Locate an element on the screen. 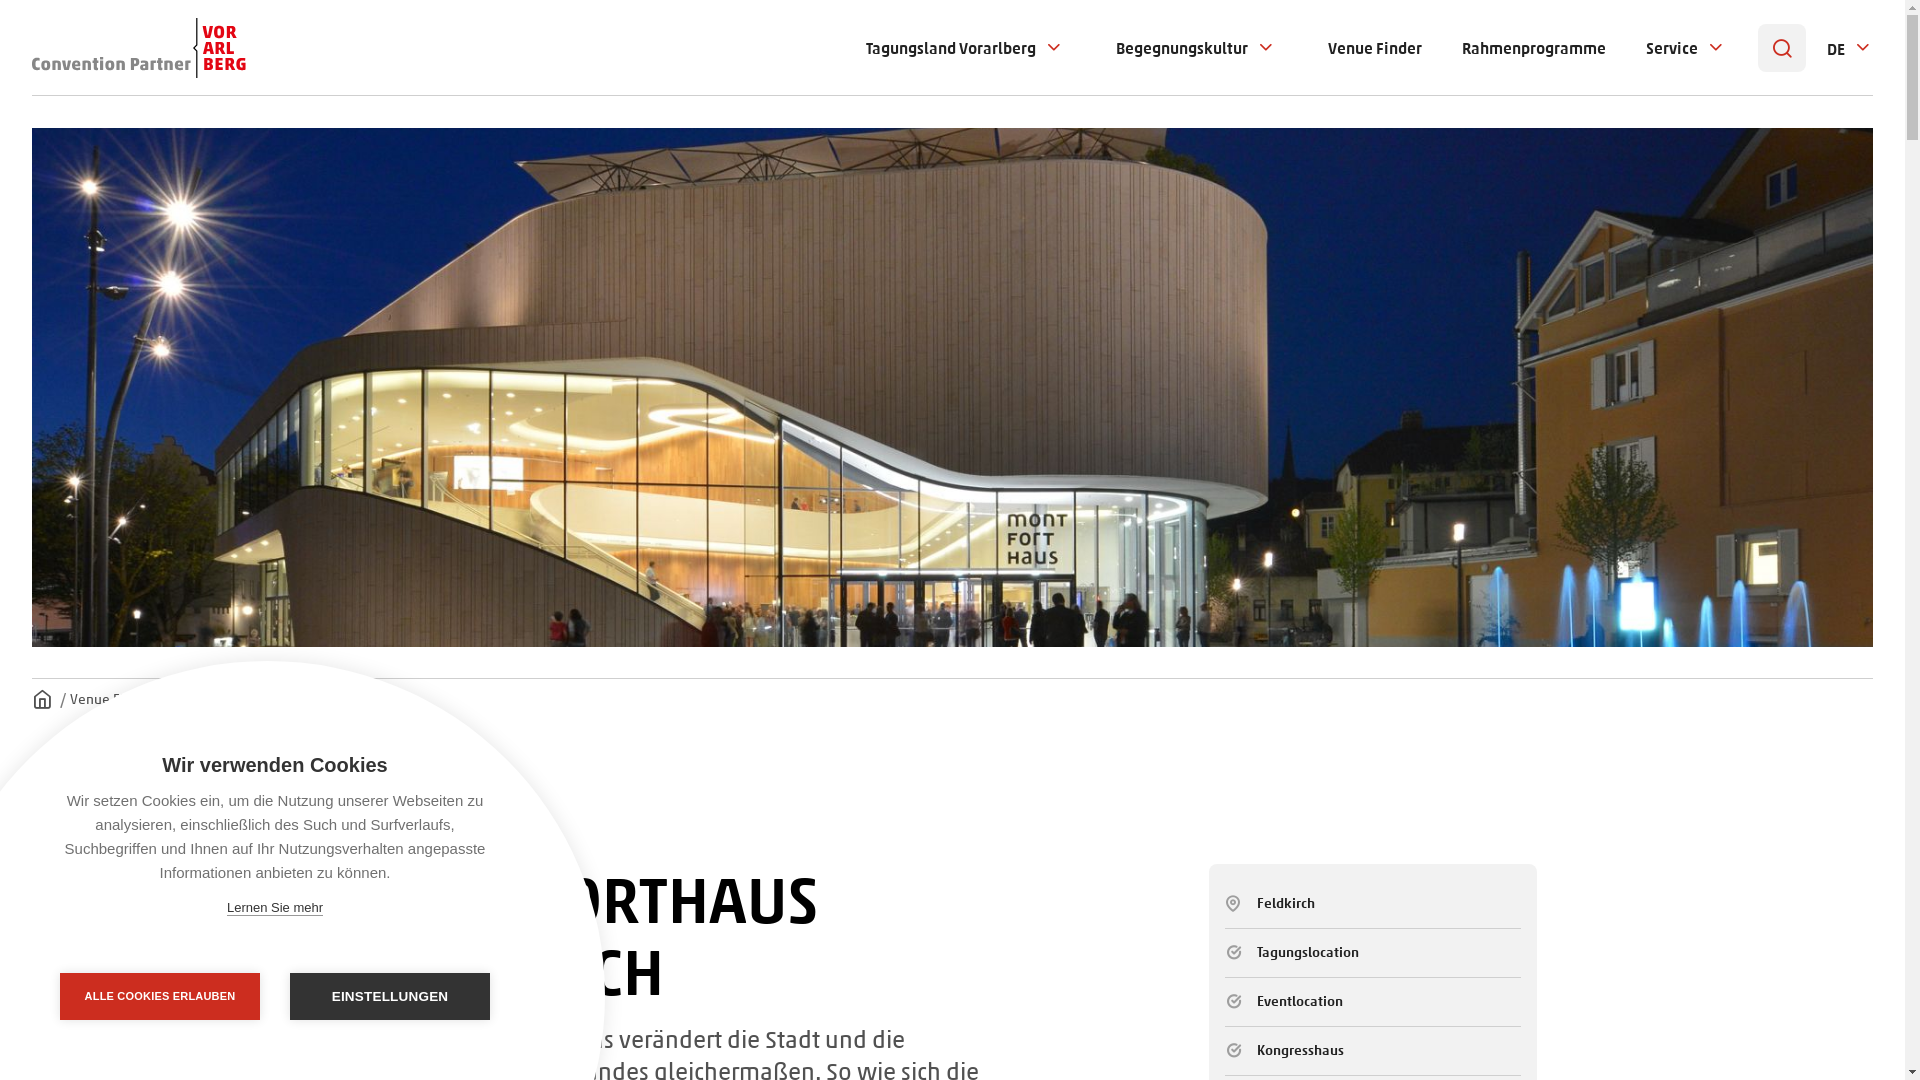 The width and height of the screenshot is (1920, 1080). 'EINSTELLUNGEN' is located at coordinates (389, 996).